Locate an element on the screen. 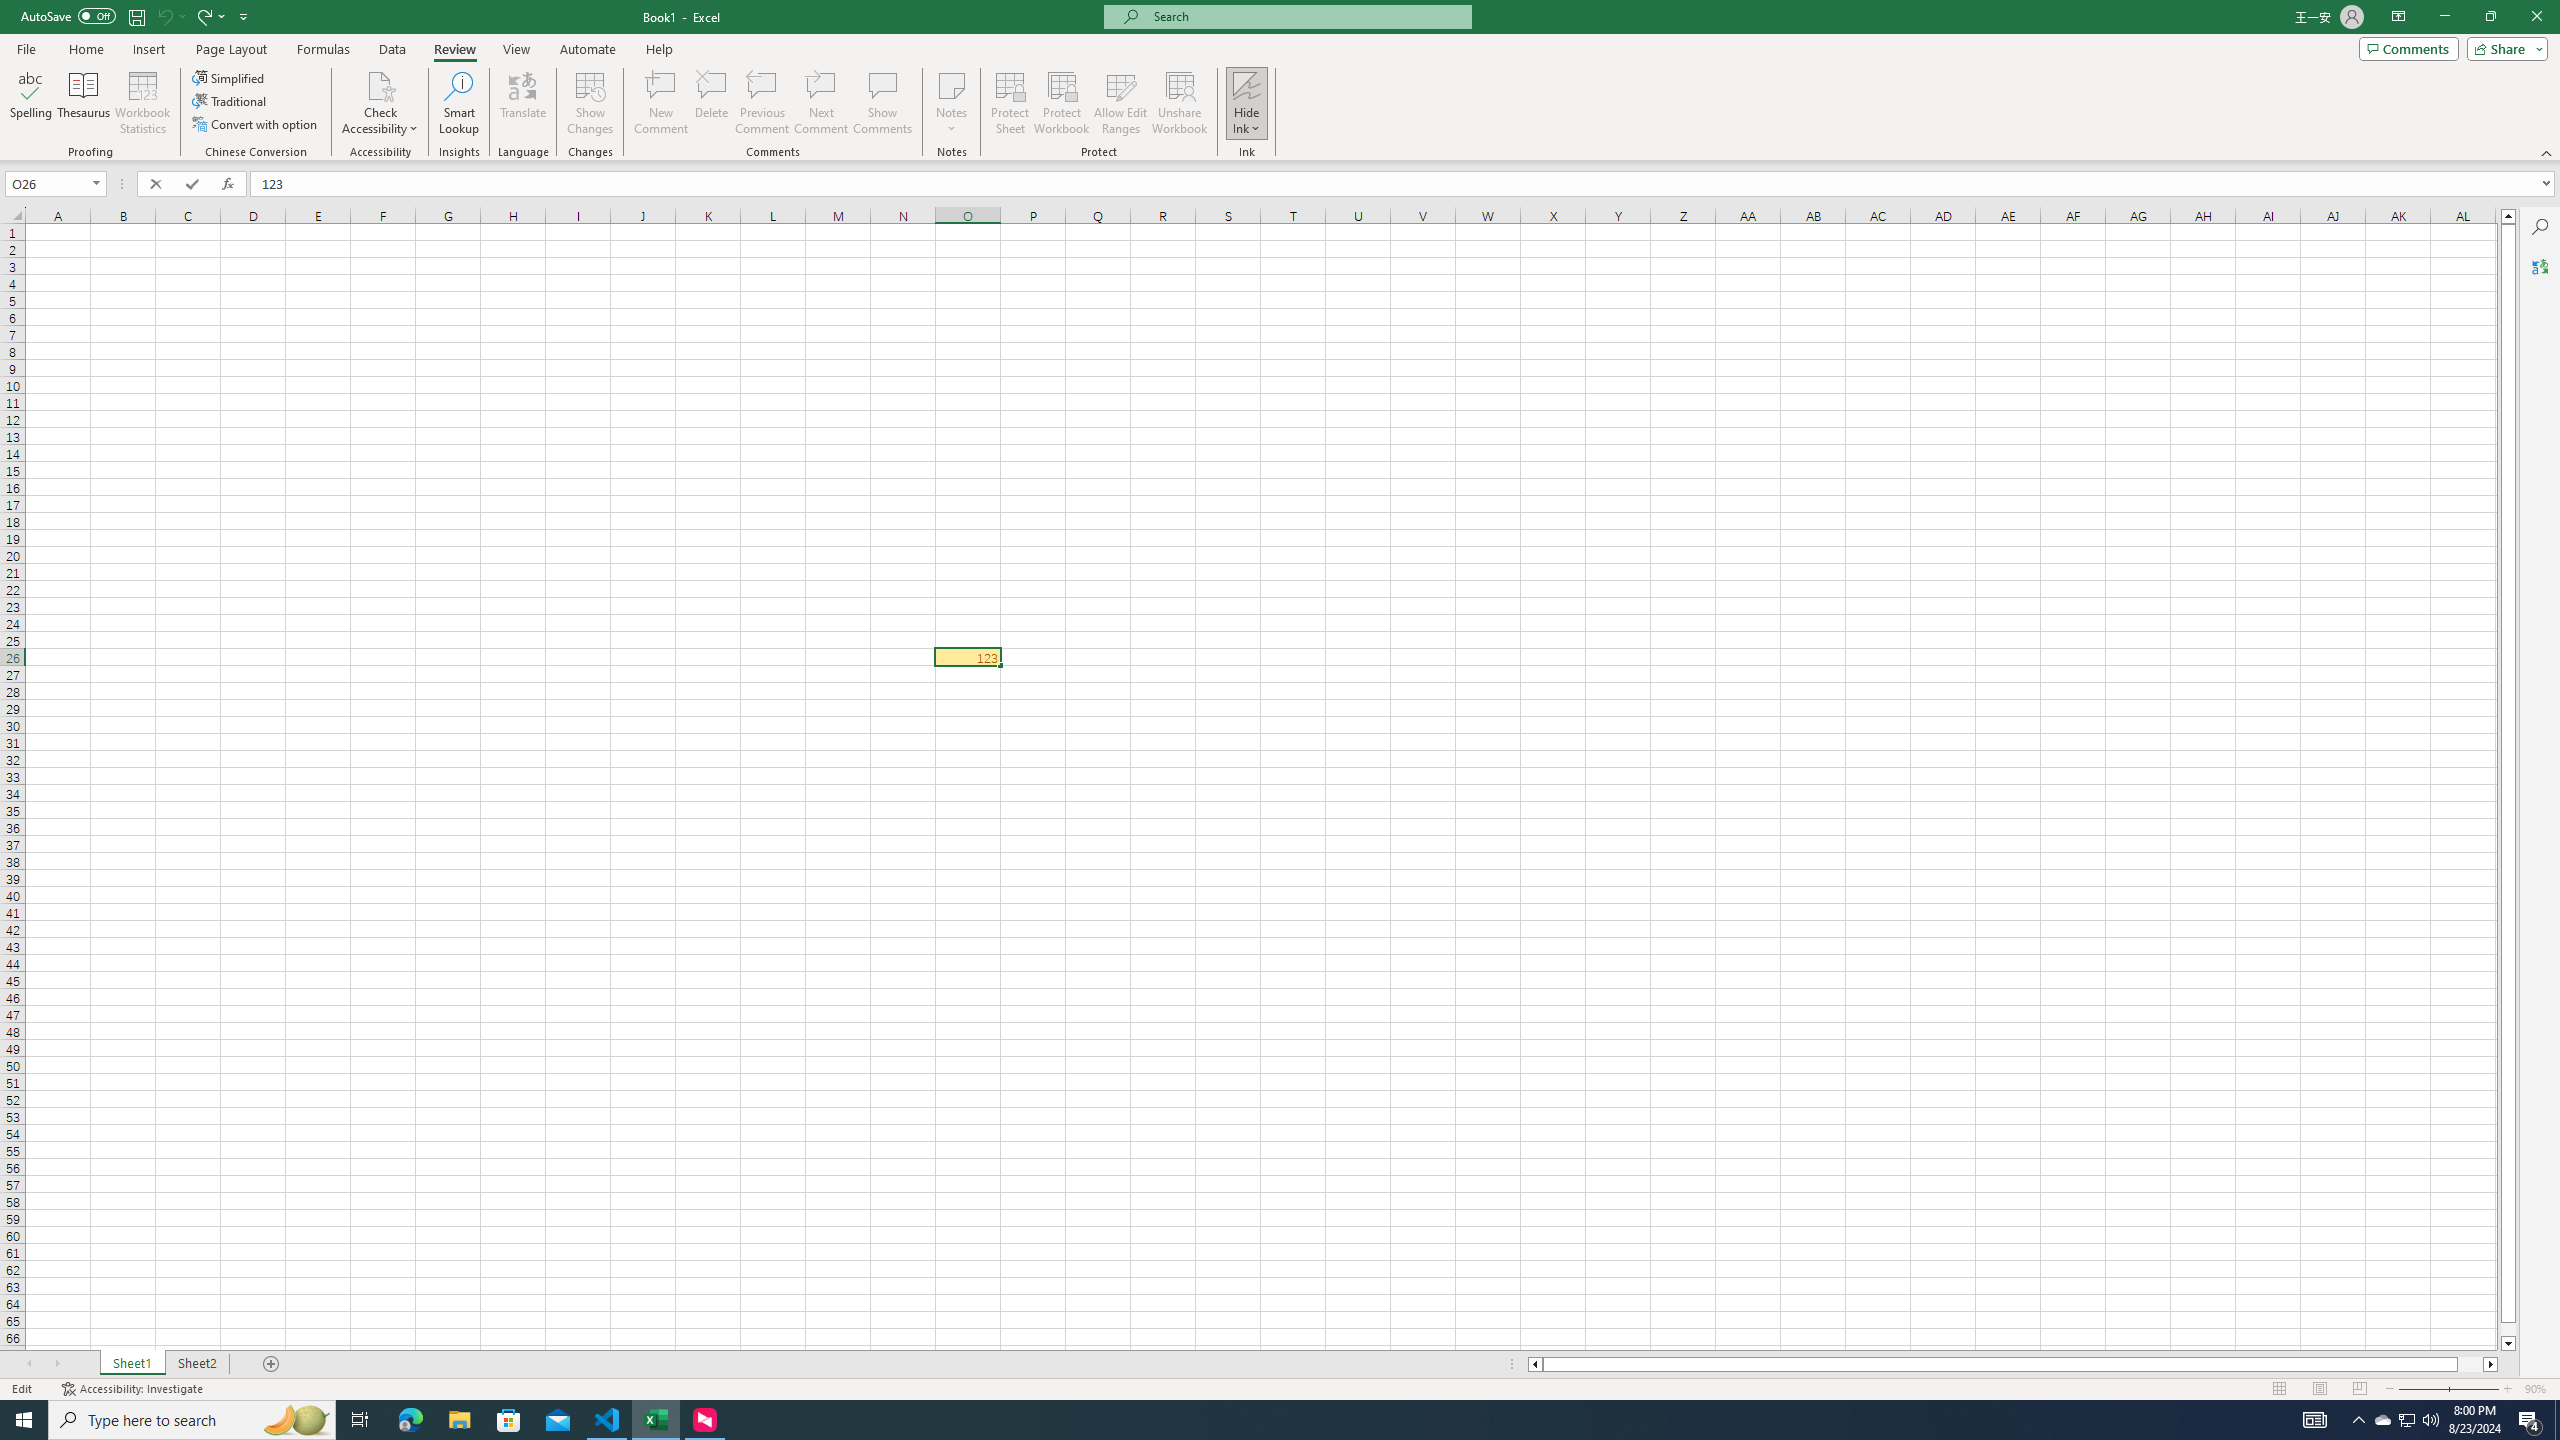  'Zoom In' is located at coordinates (2507, 1389).